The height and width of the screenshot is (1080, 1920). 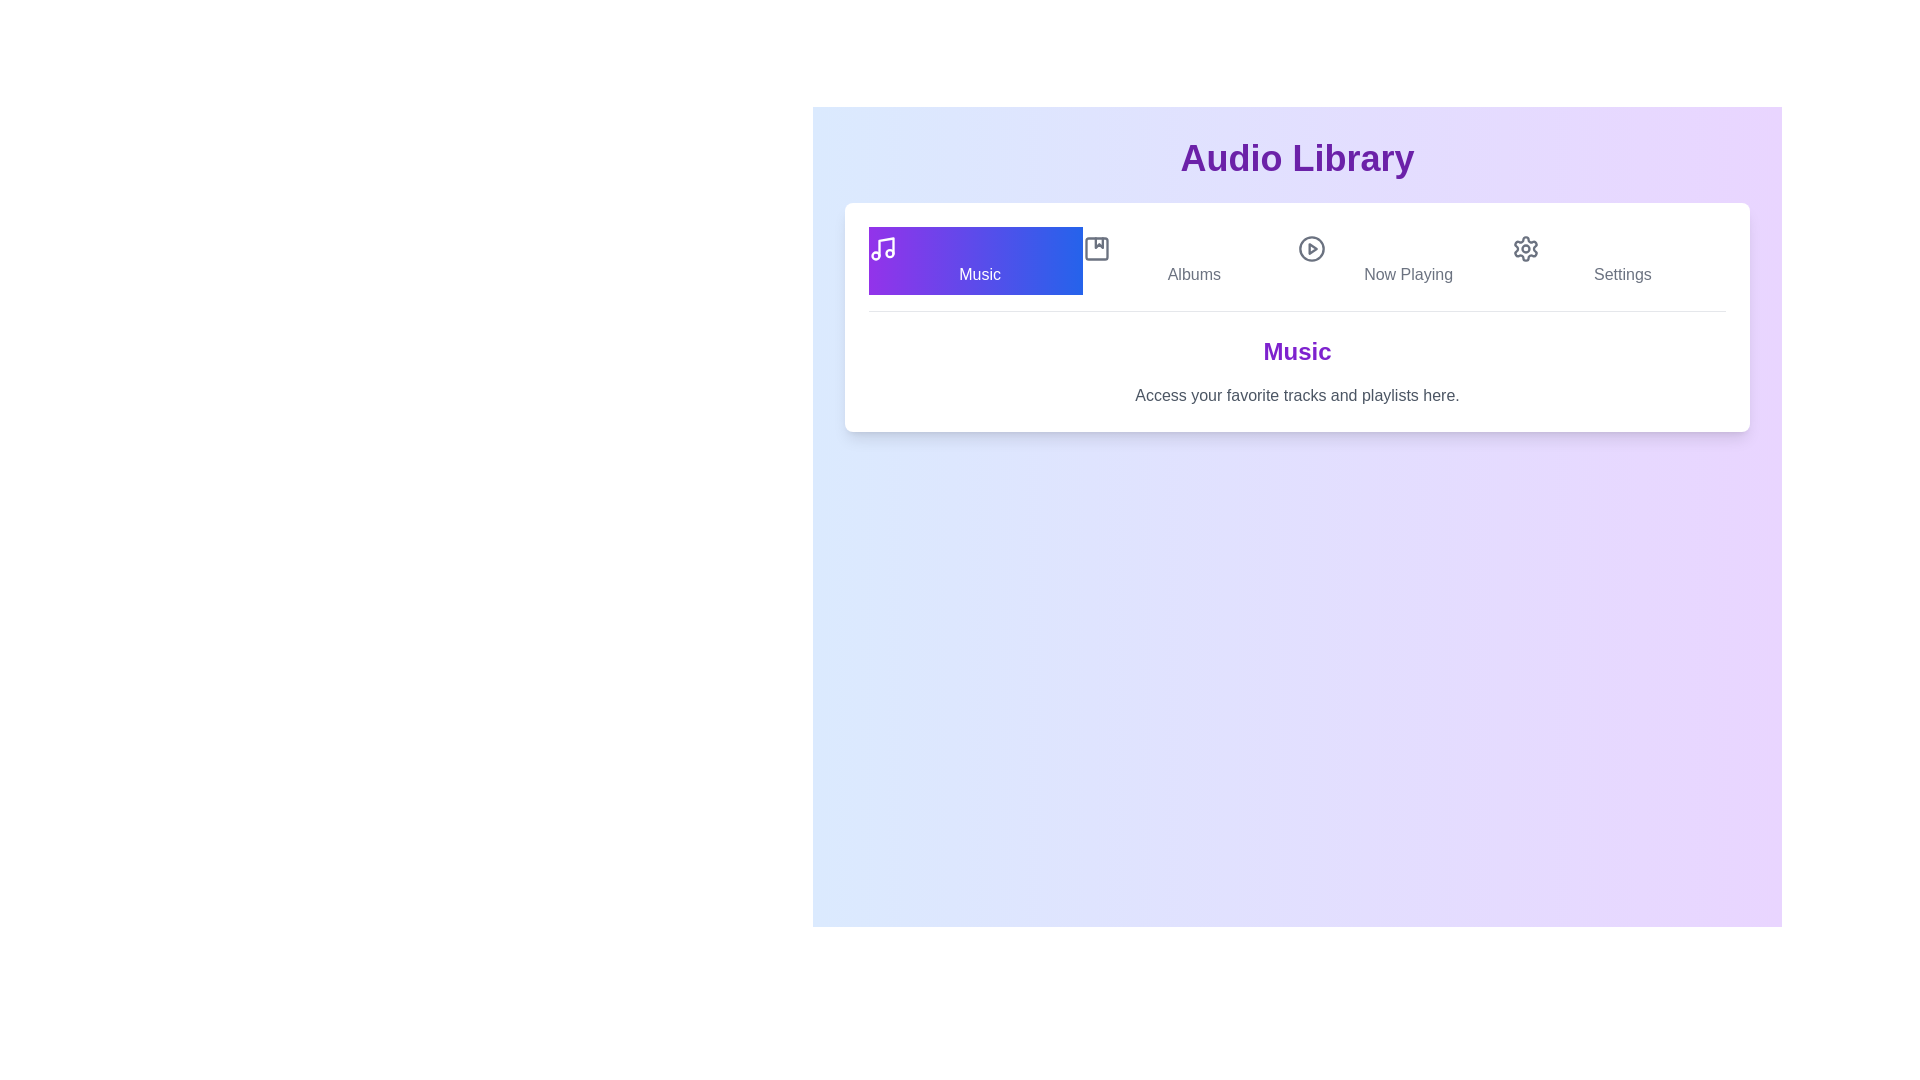 What do you see at coordinates (1190, 260) in the screenshot?
I see `the 'Albums' navigation tab, which is the second option in the horizontal navigation bar` at bounding box center [1190, 260].